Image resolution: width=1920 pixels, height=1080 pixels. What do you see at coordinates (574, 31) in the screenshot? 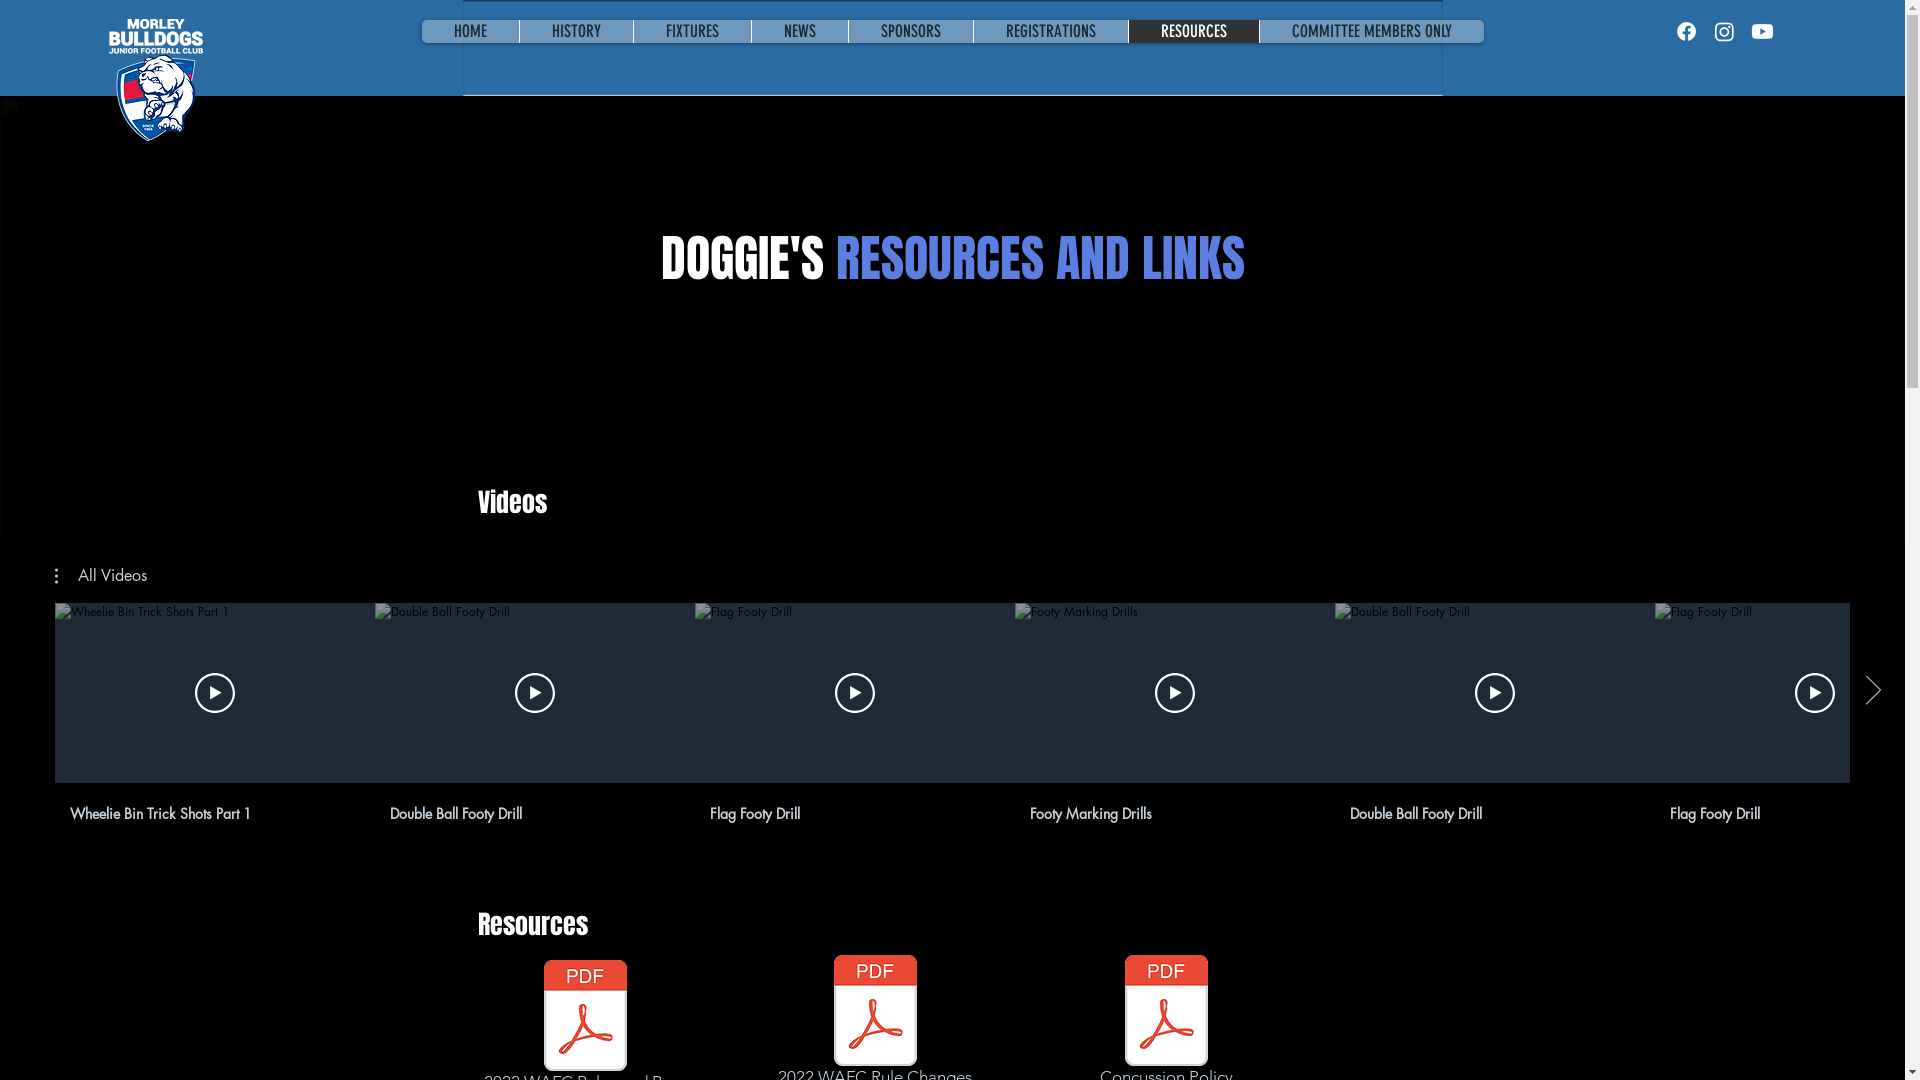
I see `'HISTORY'` at bounding box center [574, 31].